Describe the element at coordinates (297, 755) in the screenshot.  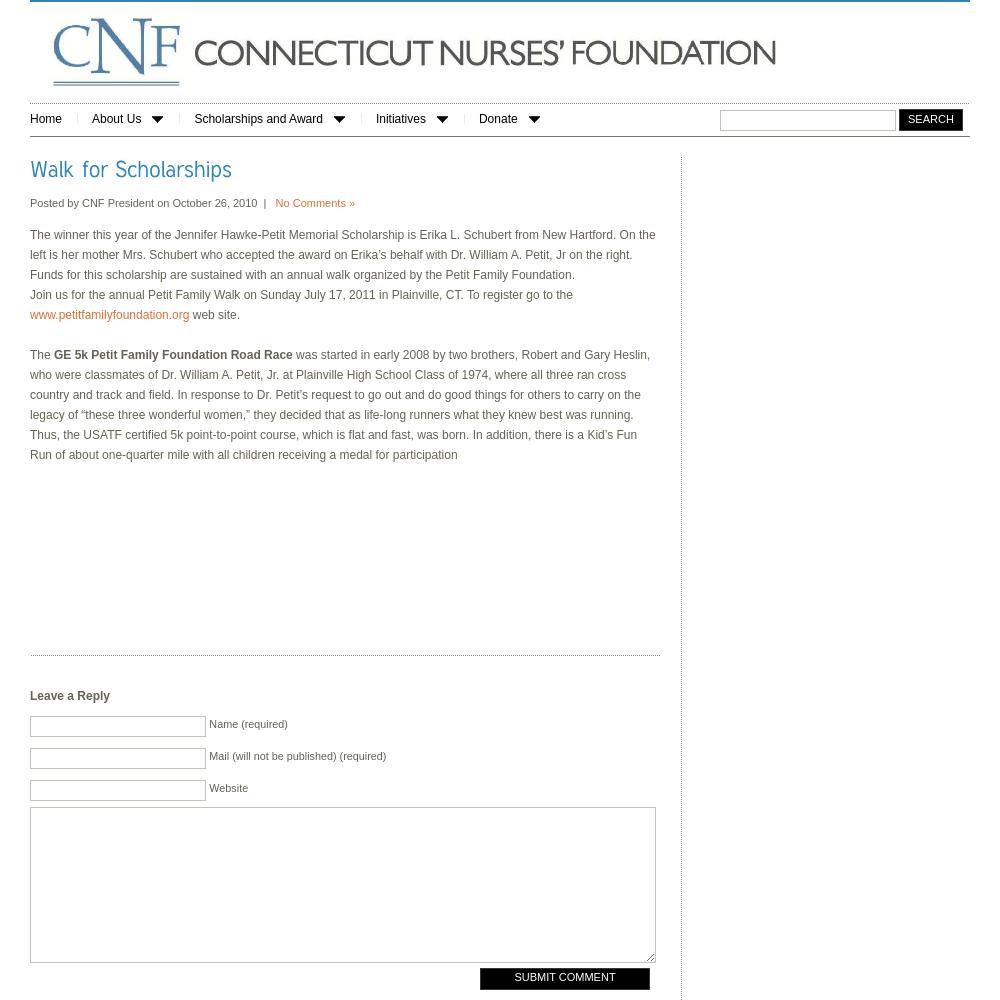
I see `'Mail (will not be published) (required)'` at that location.